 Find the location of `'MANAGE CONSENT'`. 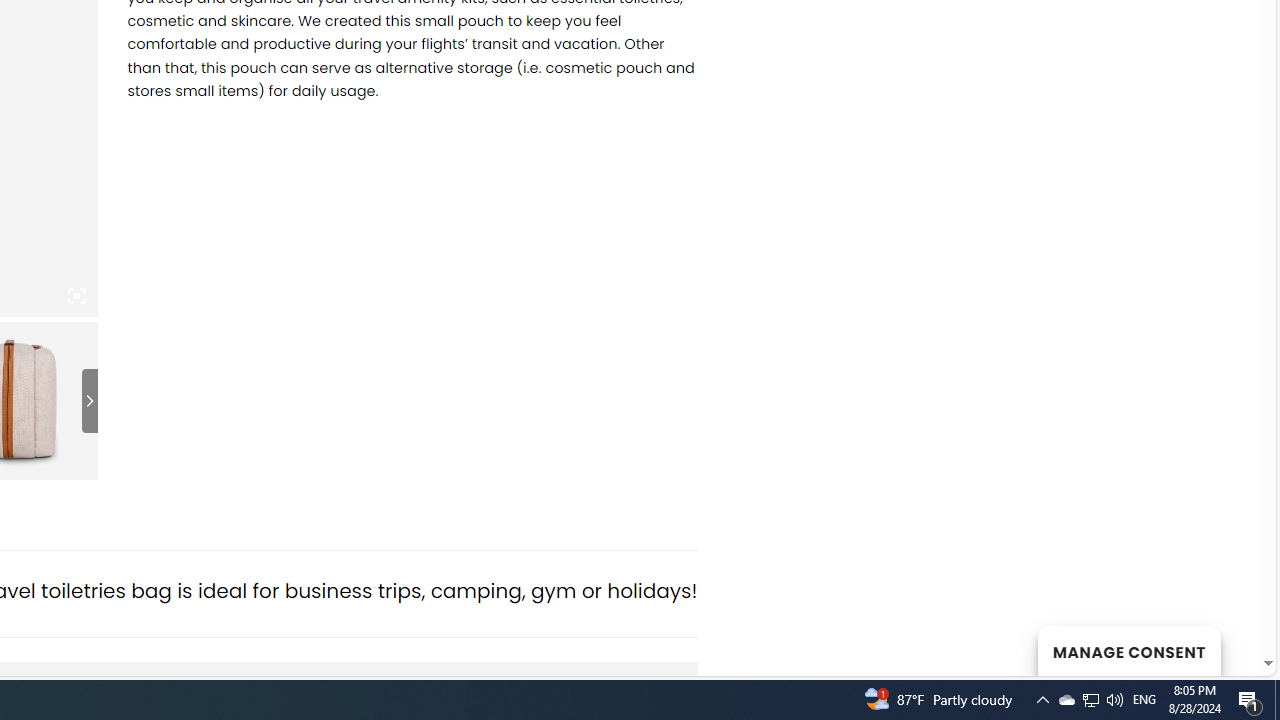

'MANAGE CONSENT' is located at coordinates (1128, 650).